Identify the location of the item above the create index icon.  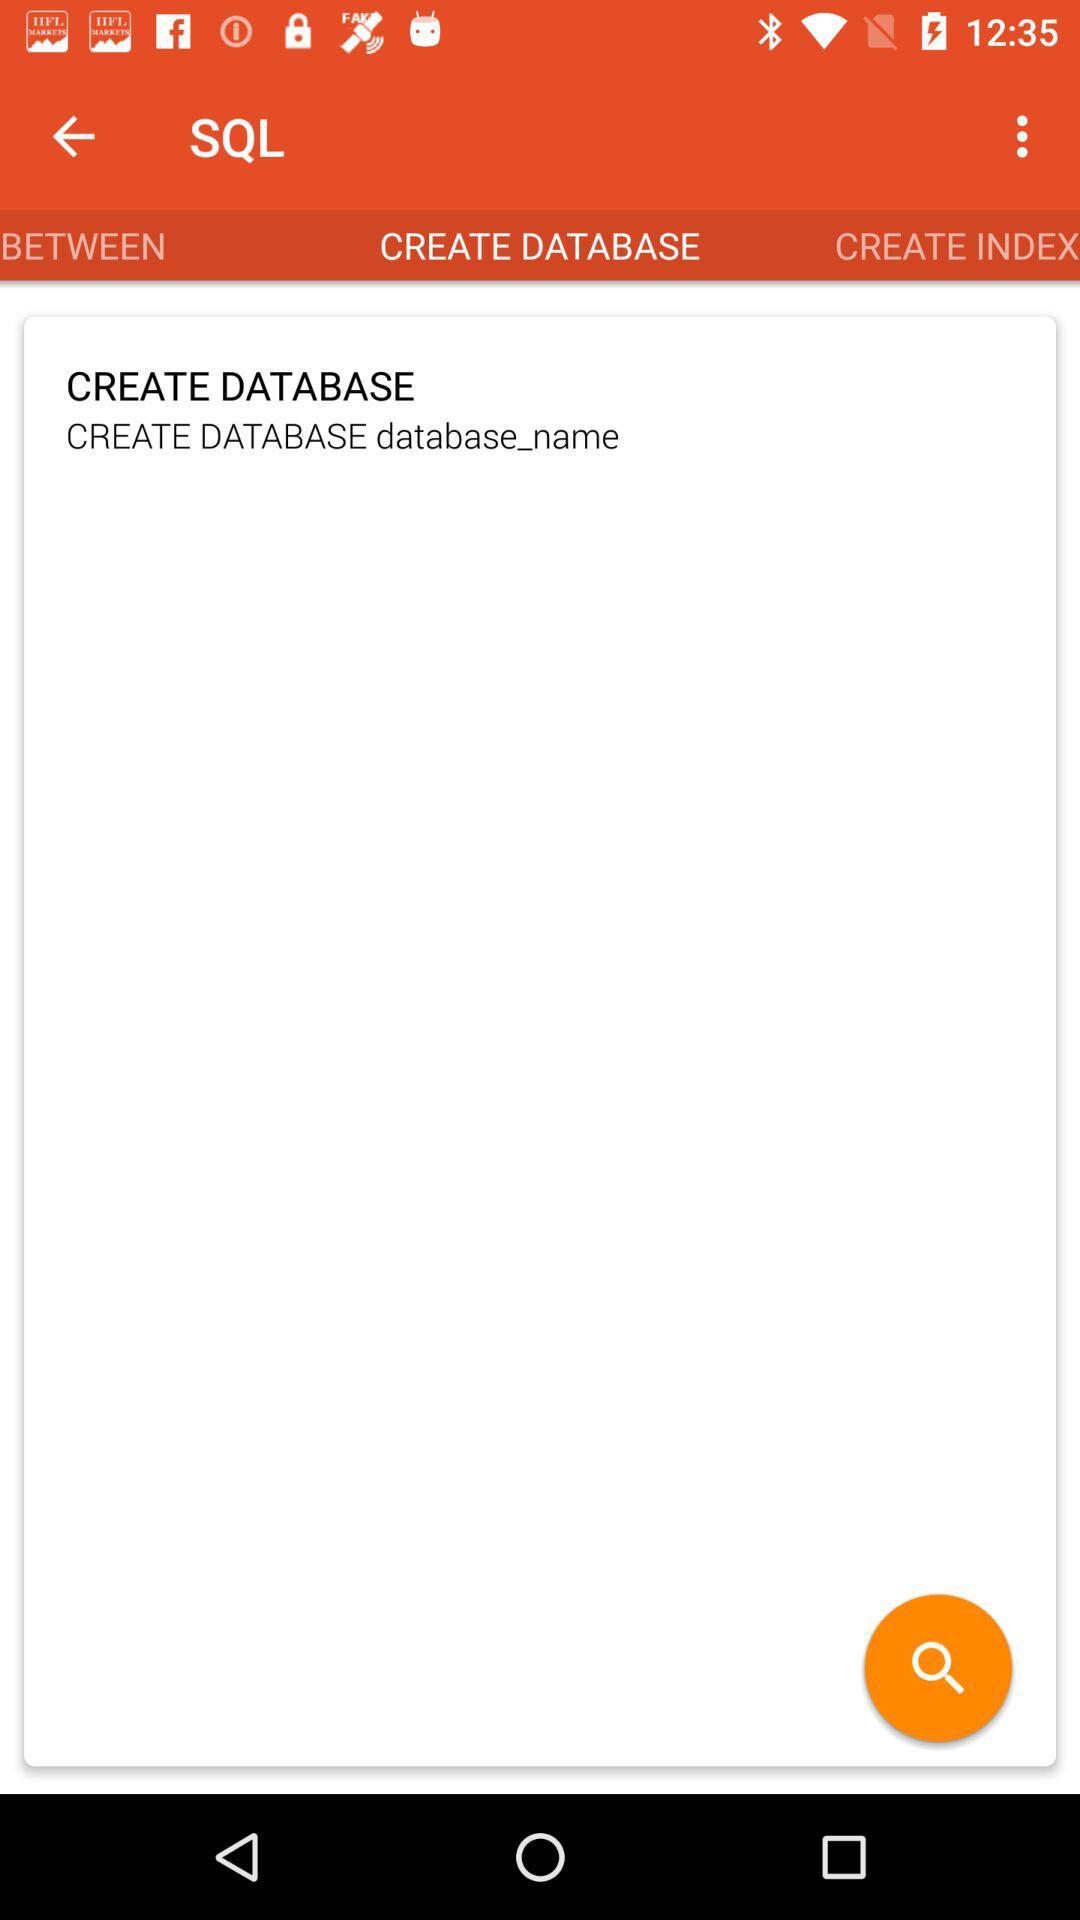
(1027, 135).